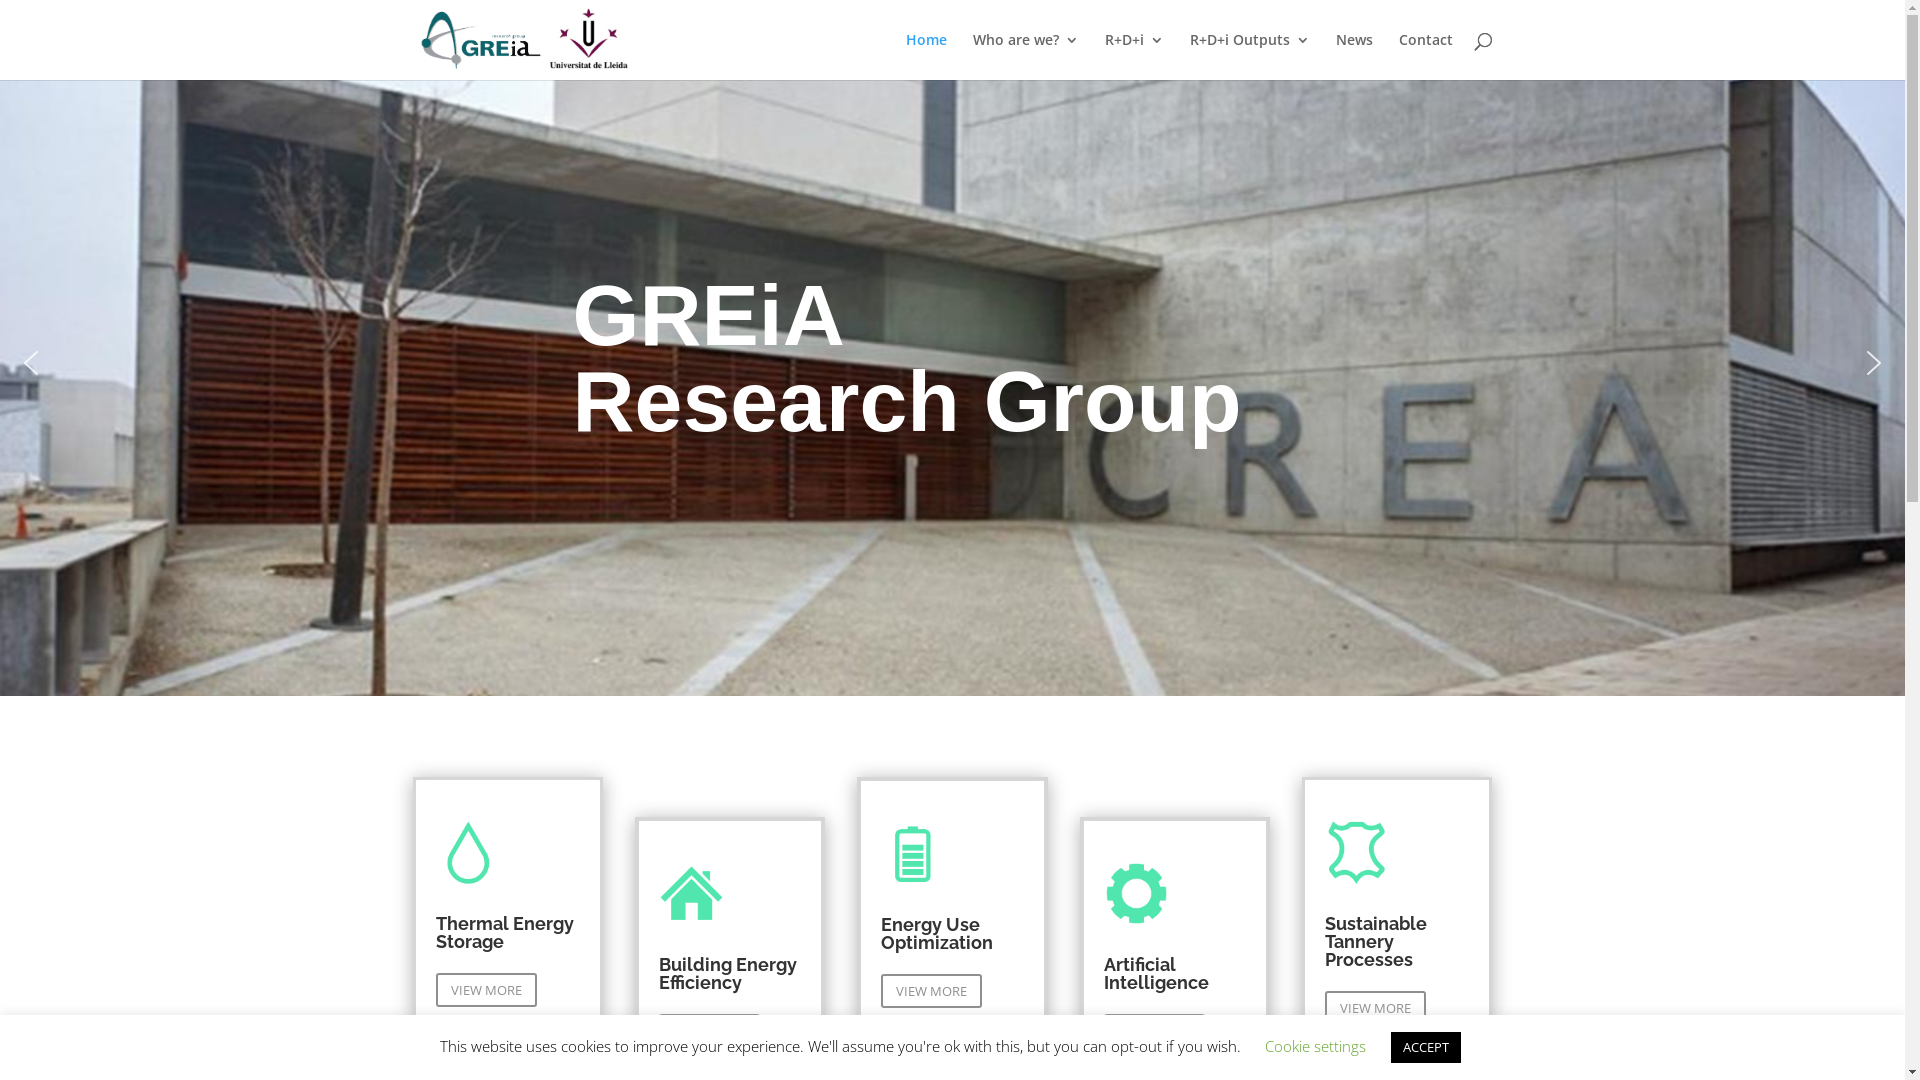 The height and width of the screenshot is (1080, 1920). I want to click on 'VIEW MORE', so click(1154, 1030).